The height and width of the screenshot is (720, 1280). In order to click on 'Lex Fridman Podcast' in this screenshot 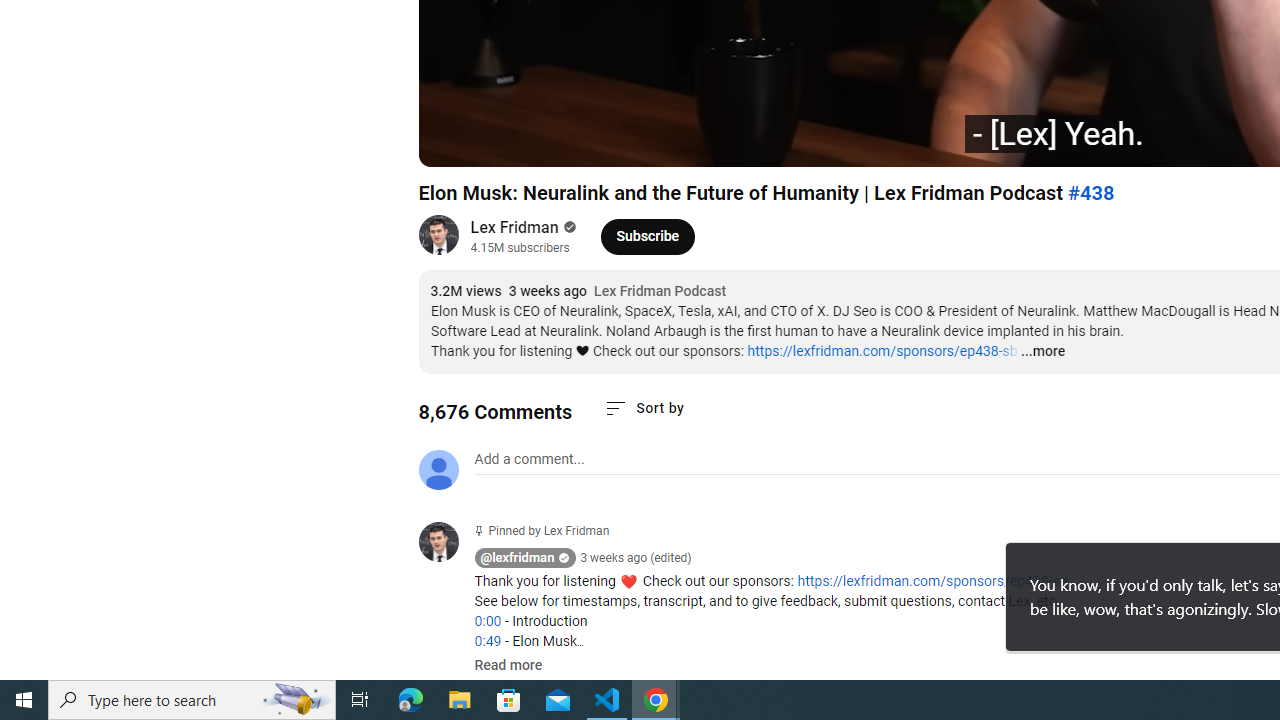, I will do `click(660, 291)`.